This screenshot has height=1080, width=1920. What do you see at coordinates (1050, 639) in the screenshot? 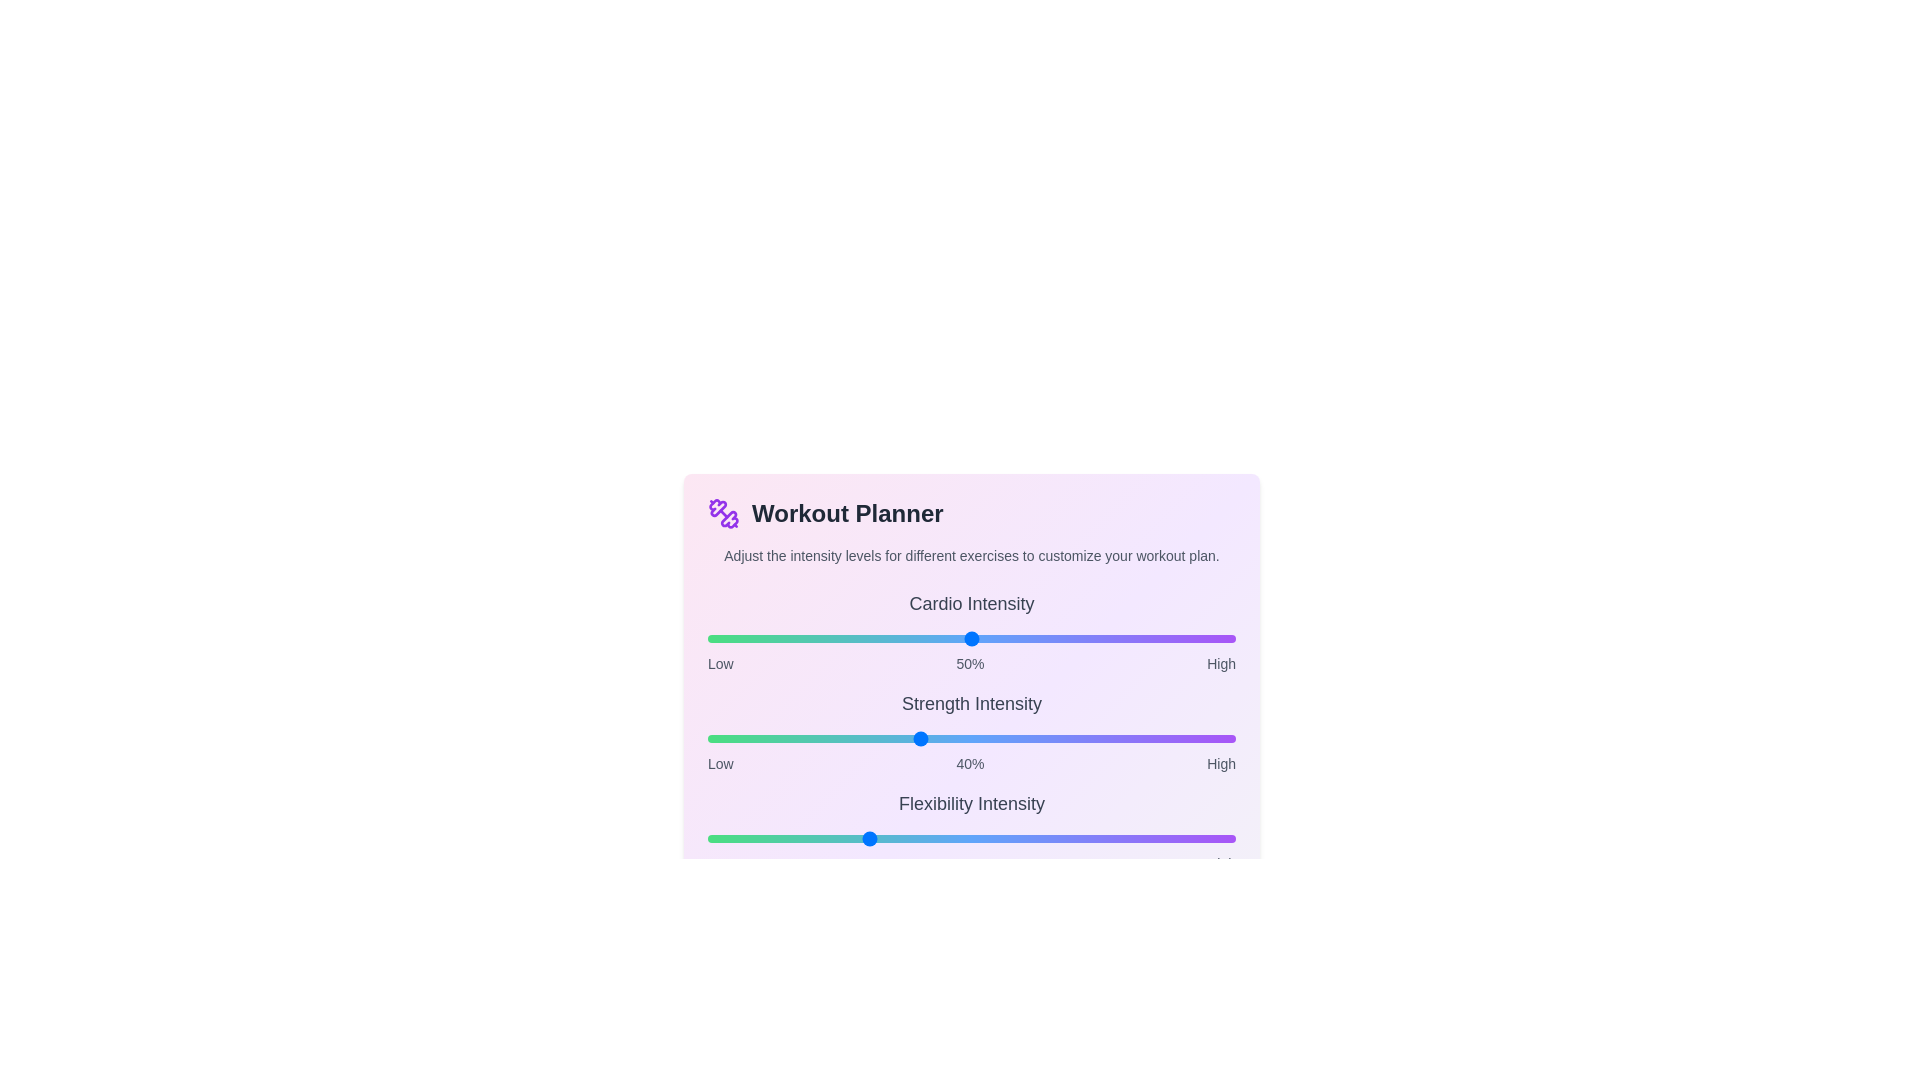
I see `the intensity of the 0 slider to 65%` at bounding box center [1050, 639].